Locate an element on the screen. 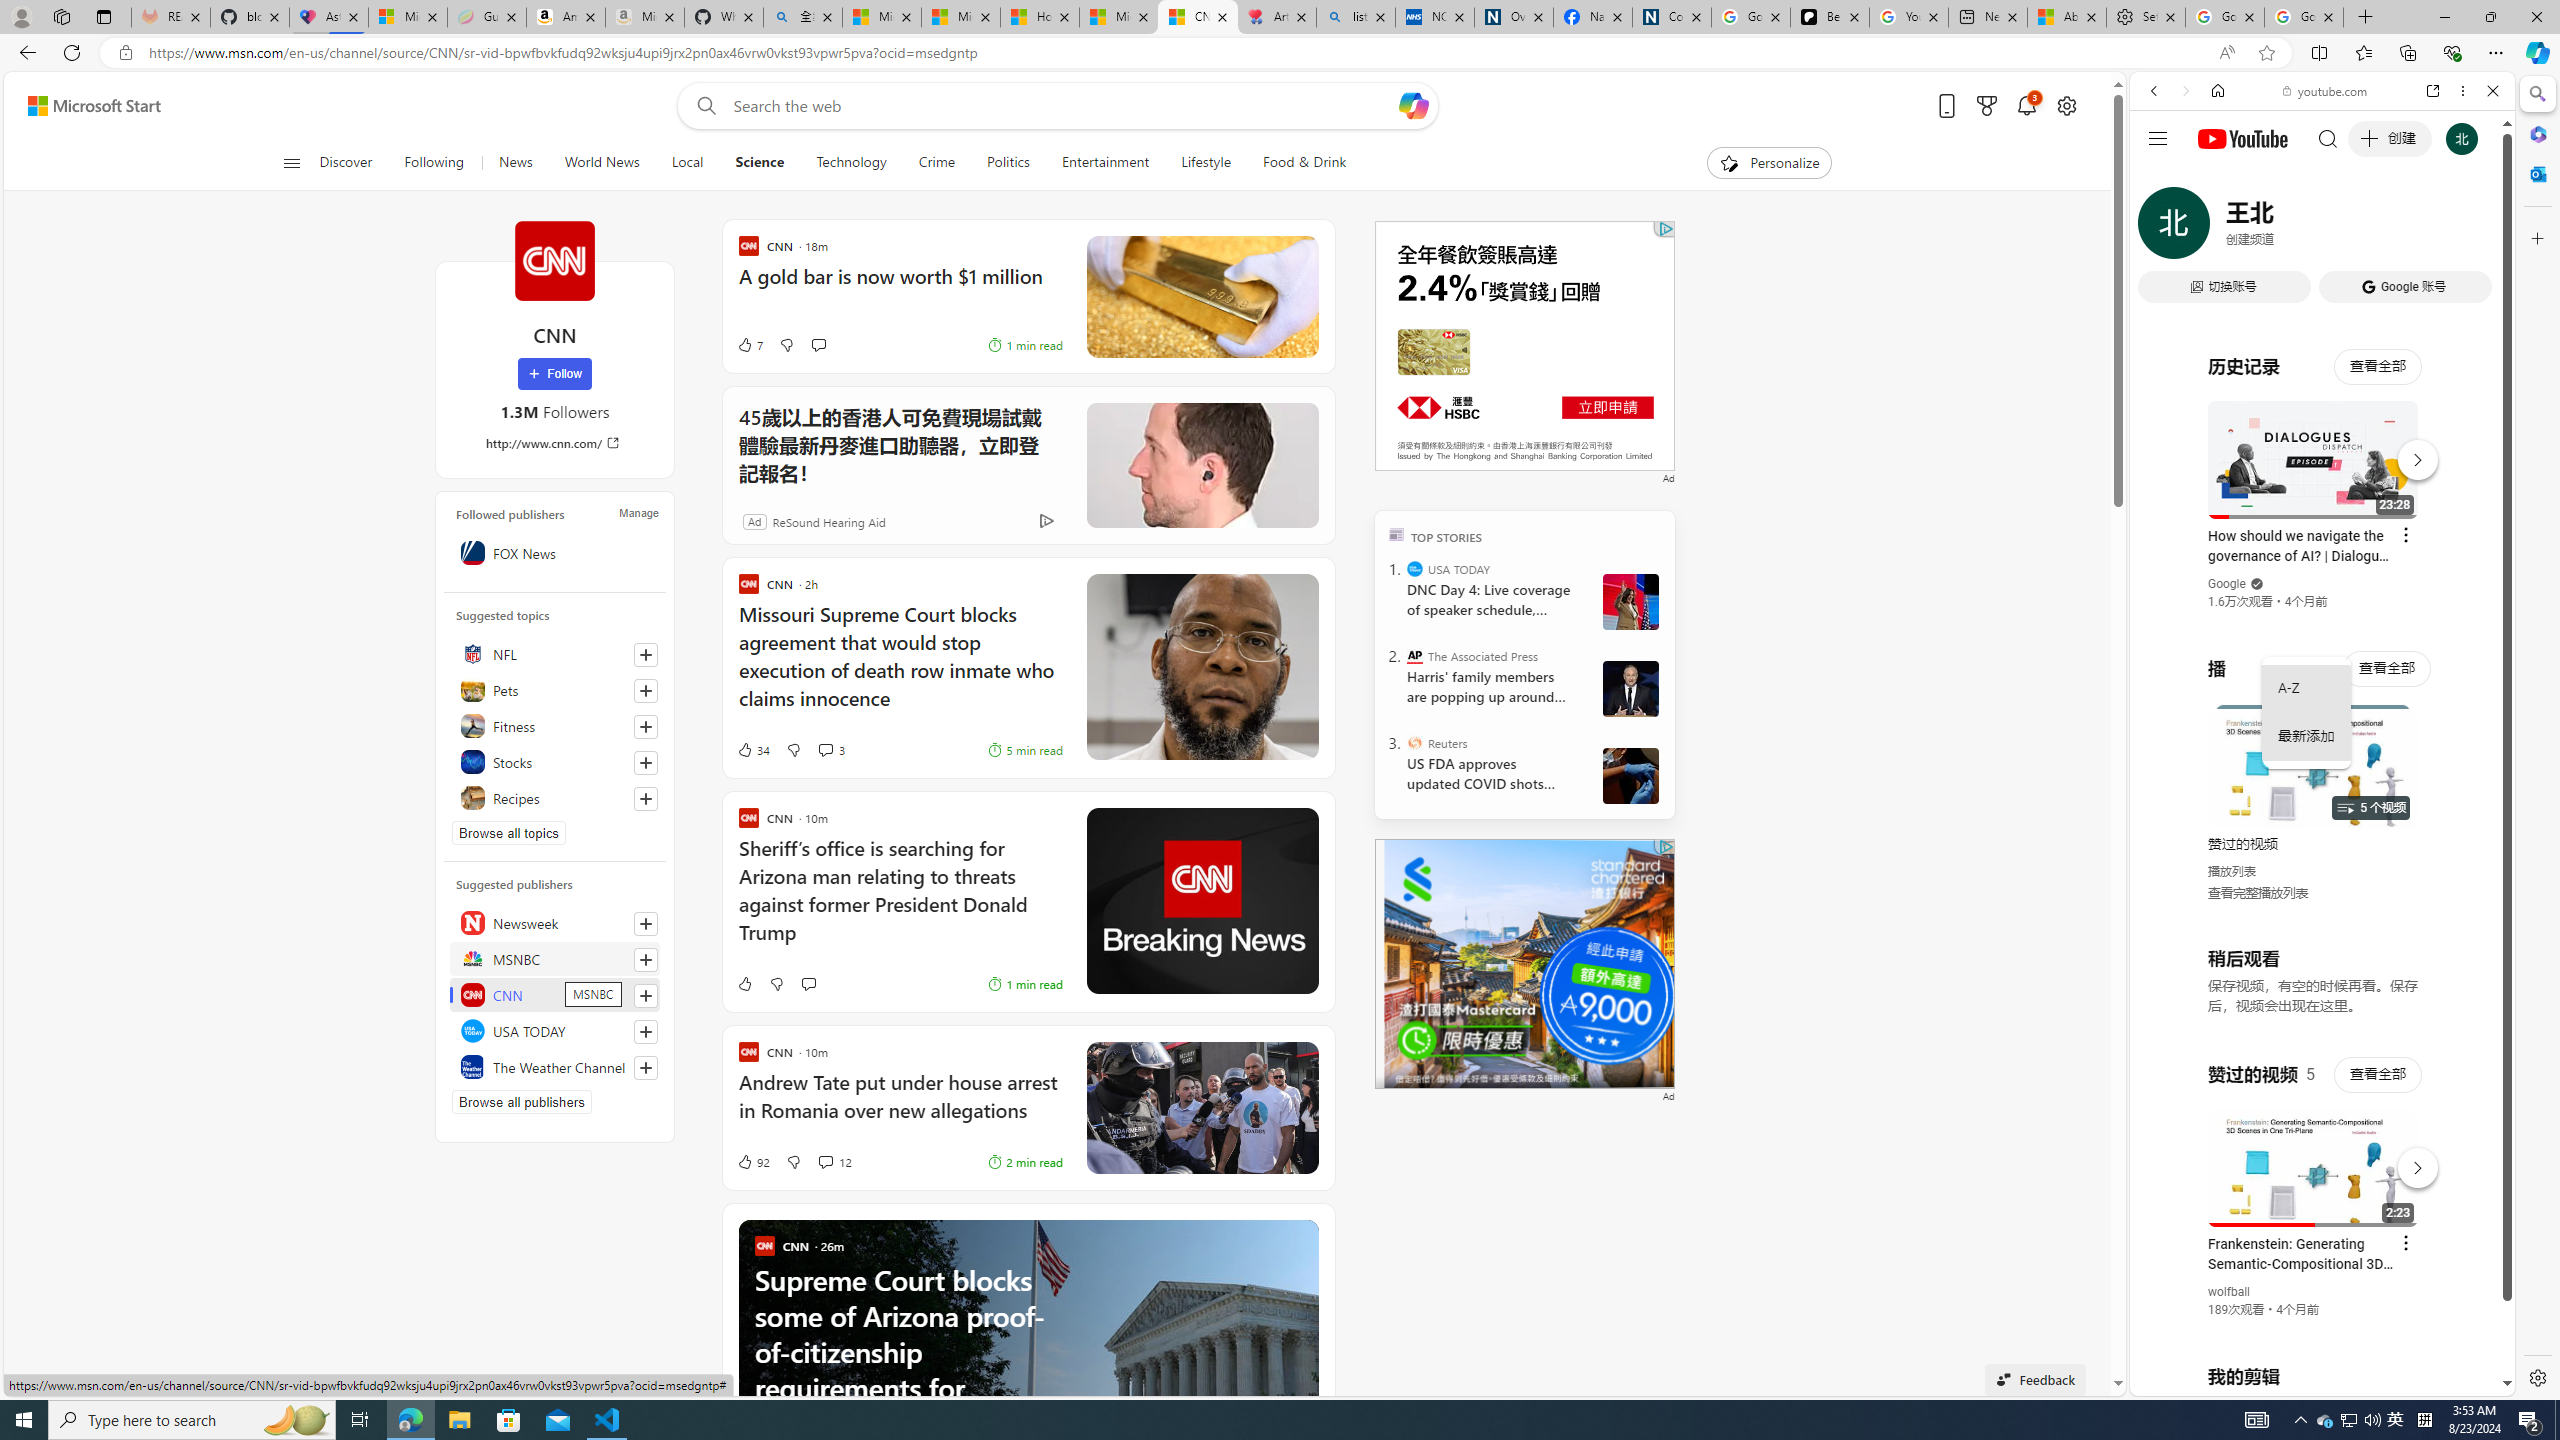 Image resolution: width=2560 pixels, height=1440 pixels. 'View comments 3 Comment' is located at coordinates (829, 750).